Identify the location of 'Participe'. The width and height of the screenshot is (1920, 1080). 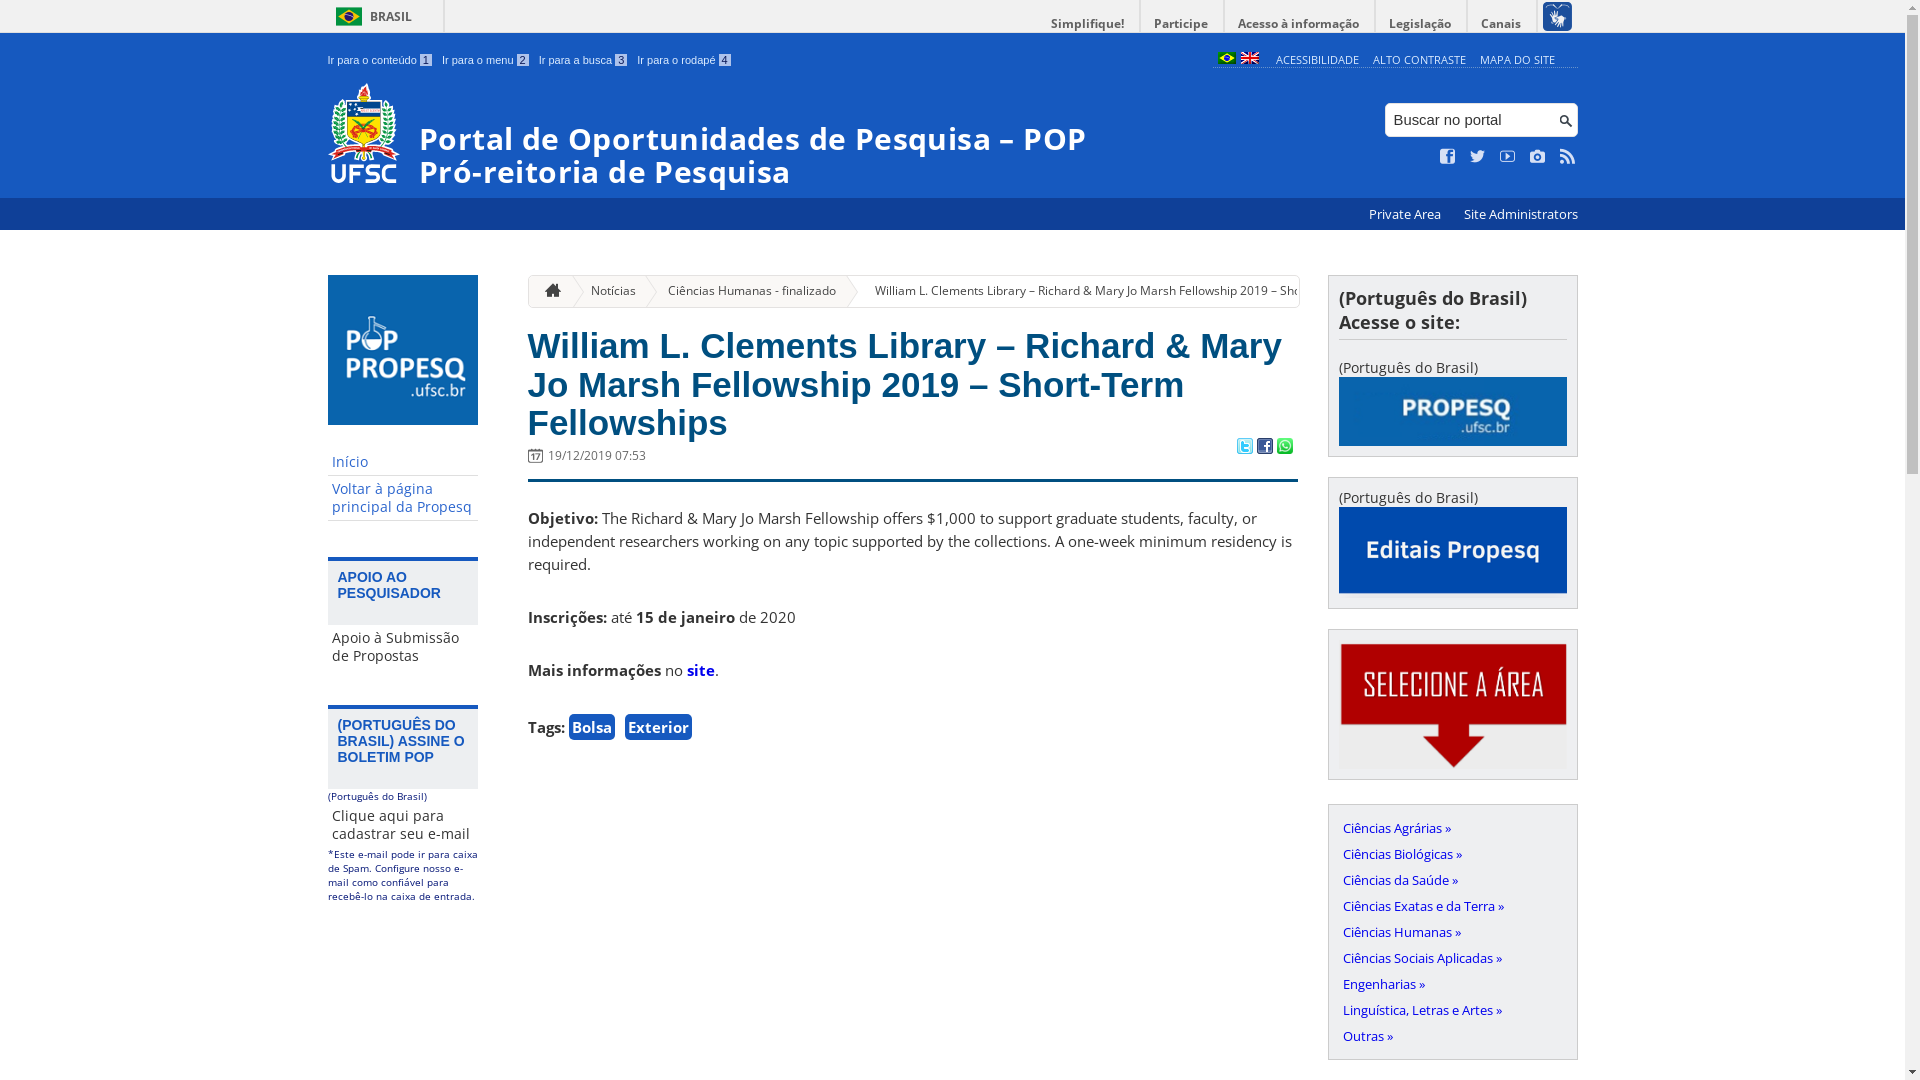
(1180, 23).